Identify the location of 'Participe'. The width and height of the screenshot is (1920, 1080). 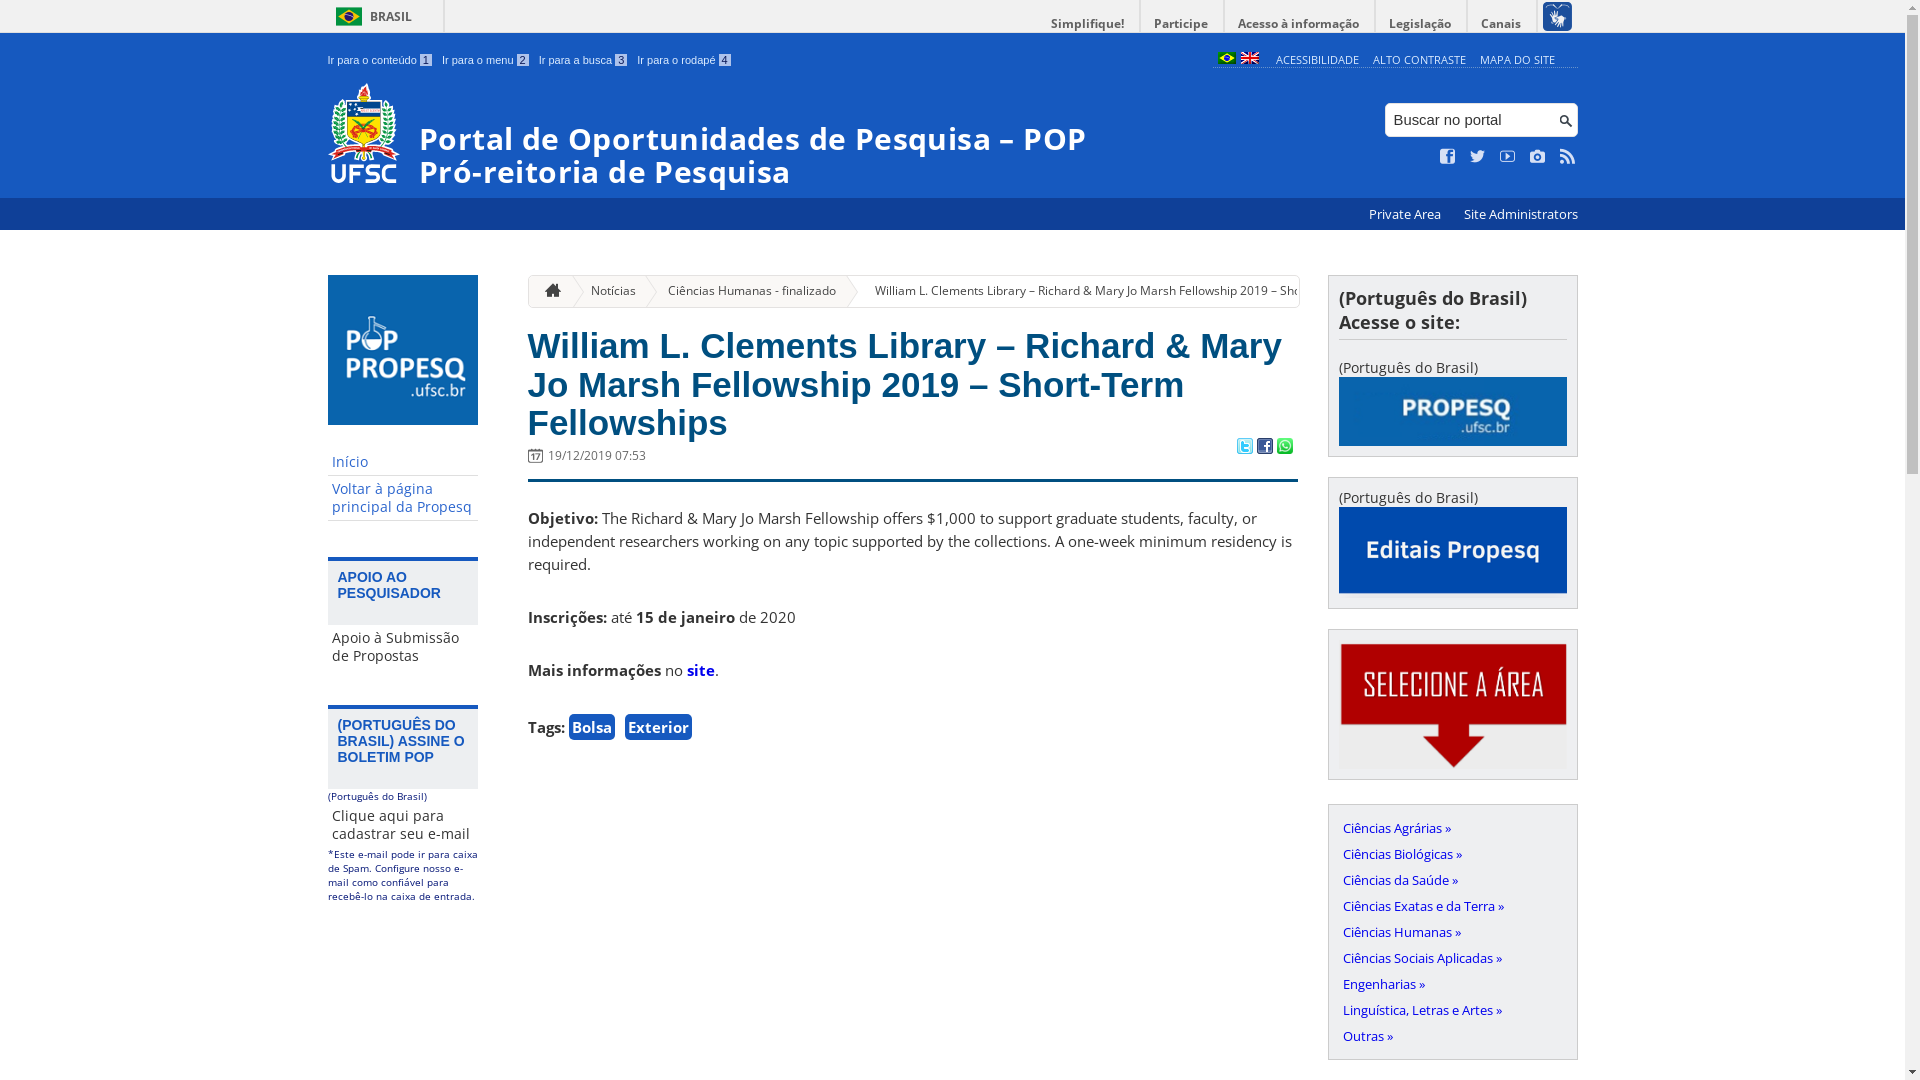
(1180, 23).